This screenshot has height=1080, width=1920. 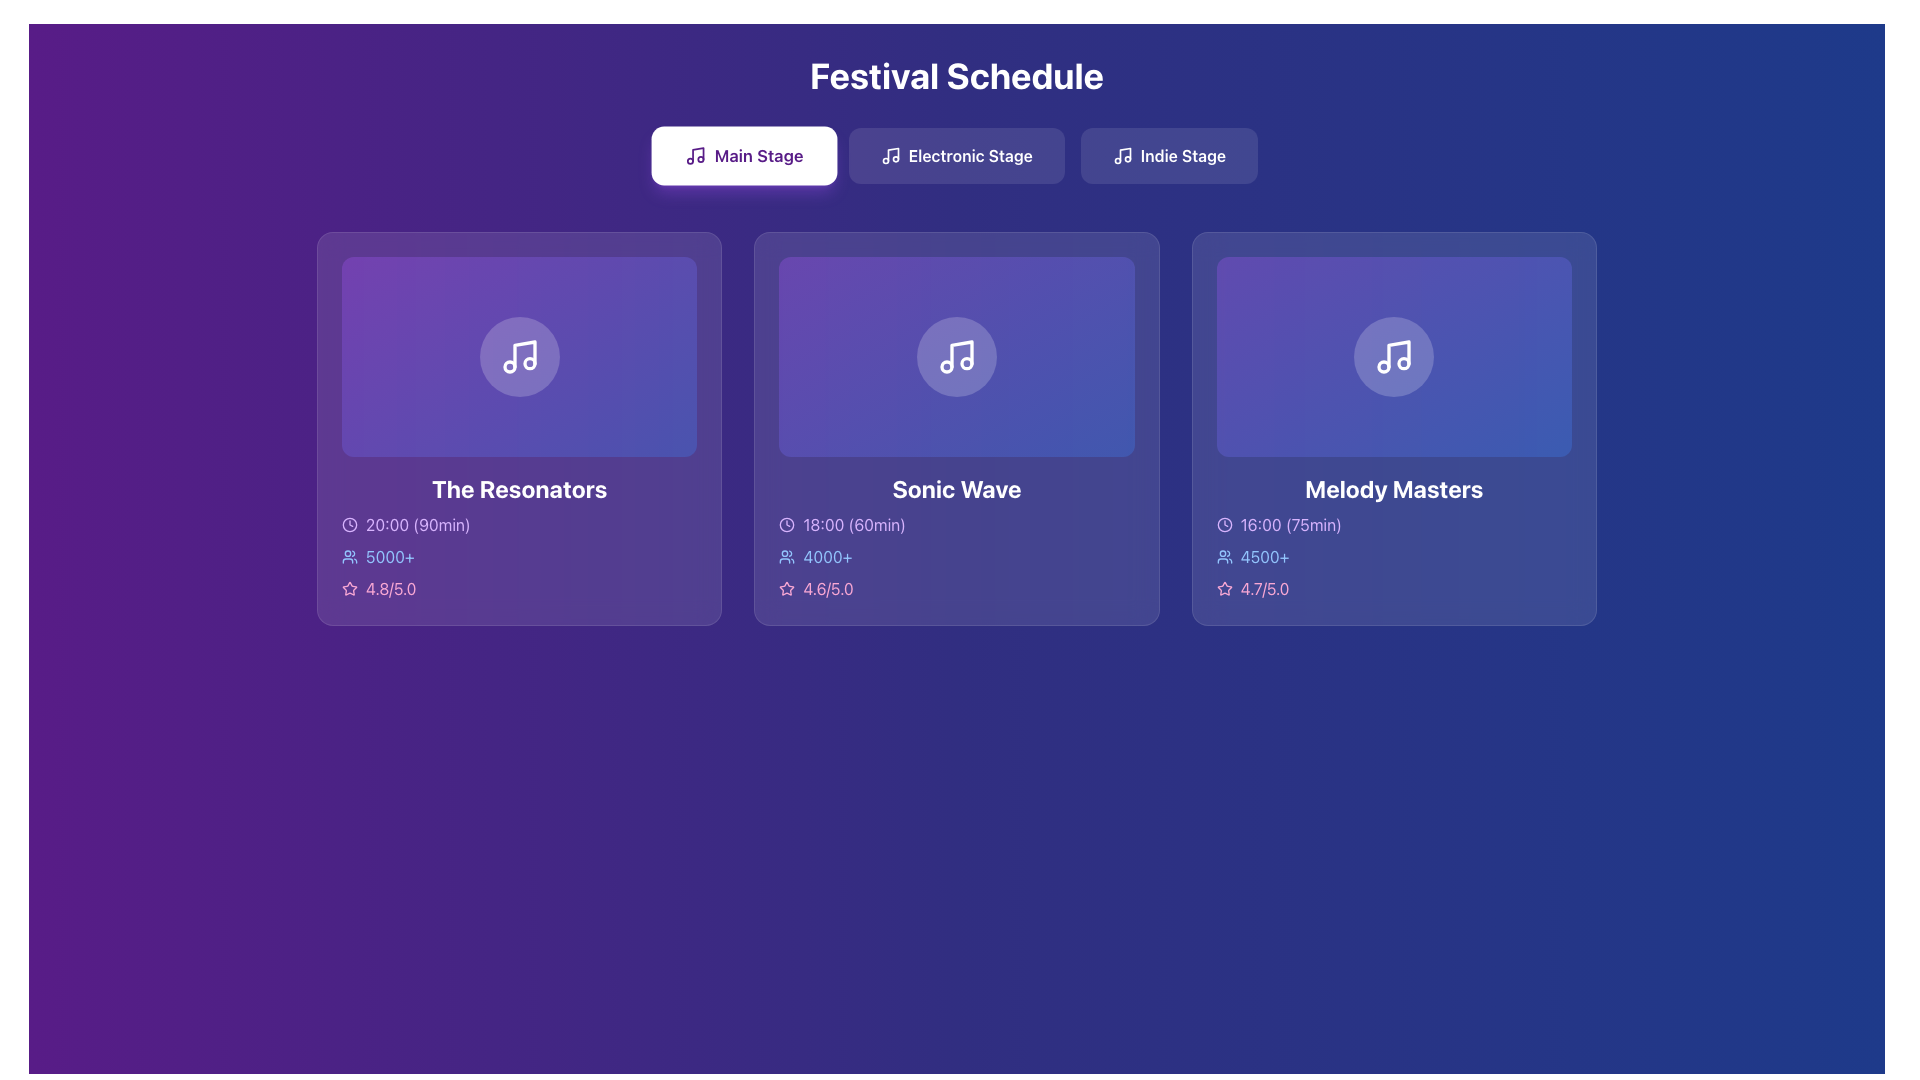 I want to click on the star-shaped icon outlined with a pink stroke, located to the left of the rating text '4.8/5.0' within the 'The Resonators' card, so click(x=350, y=586).